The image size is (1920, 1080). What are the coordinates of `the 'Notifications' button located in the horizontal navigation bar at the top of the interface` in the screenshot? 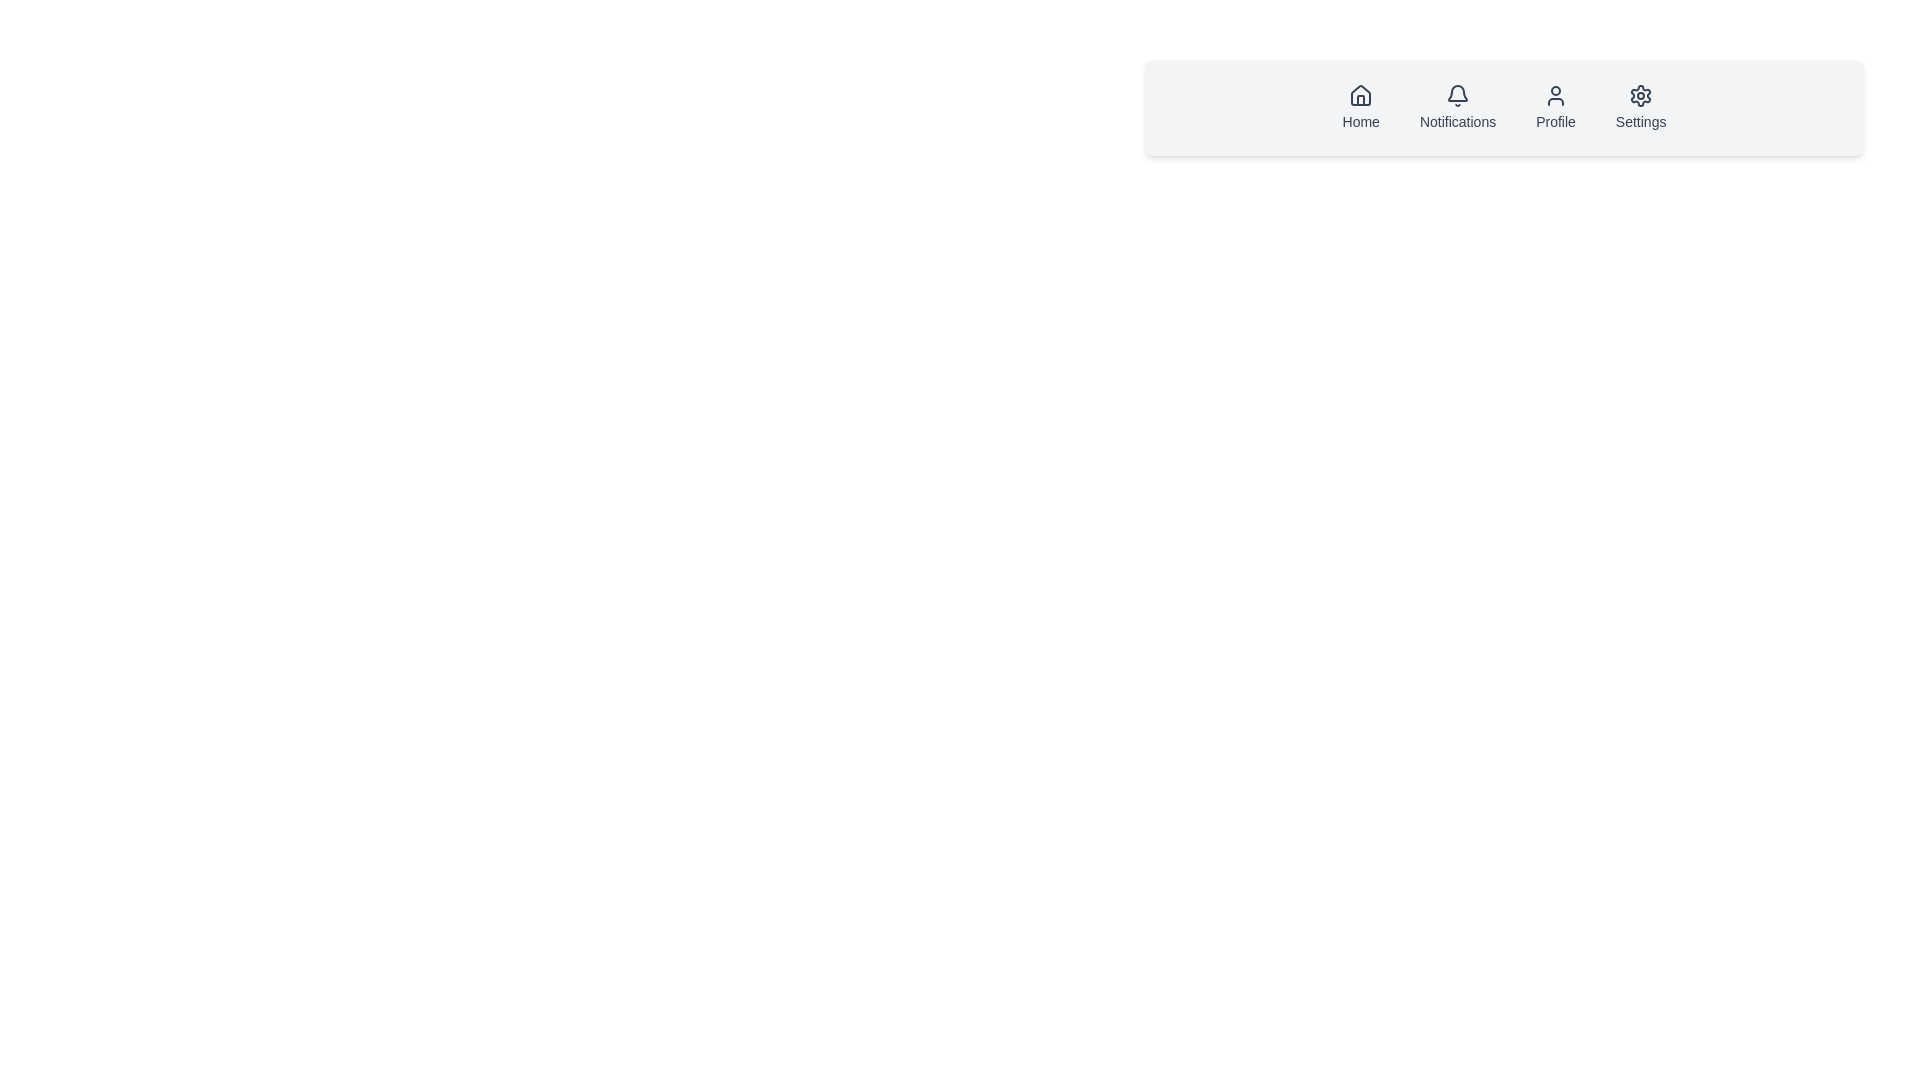 It's located at (1504, 108).